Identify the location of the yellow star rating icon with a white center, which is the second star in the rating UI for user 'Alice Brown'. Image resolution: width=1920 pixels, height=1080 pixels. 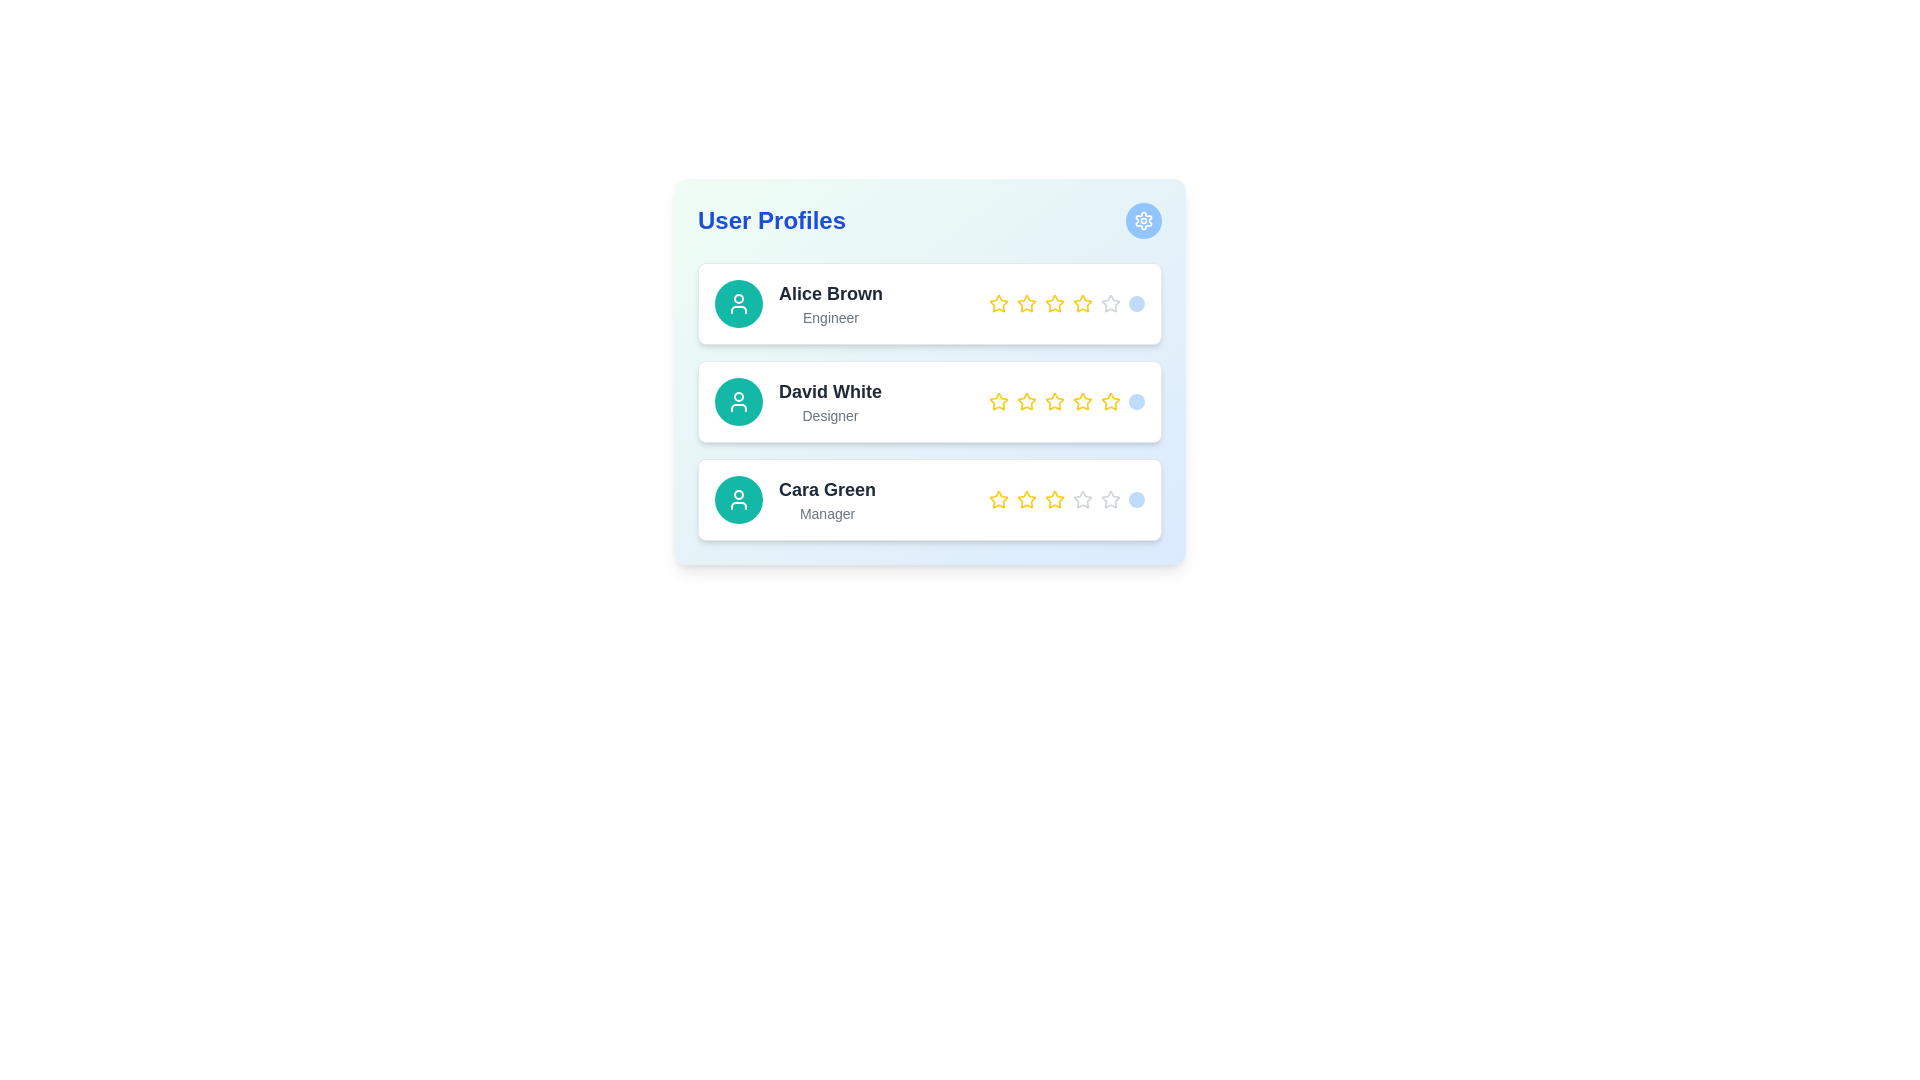
(1027, 303).